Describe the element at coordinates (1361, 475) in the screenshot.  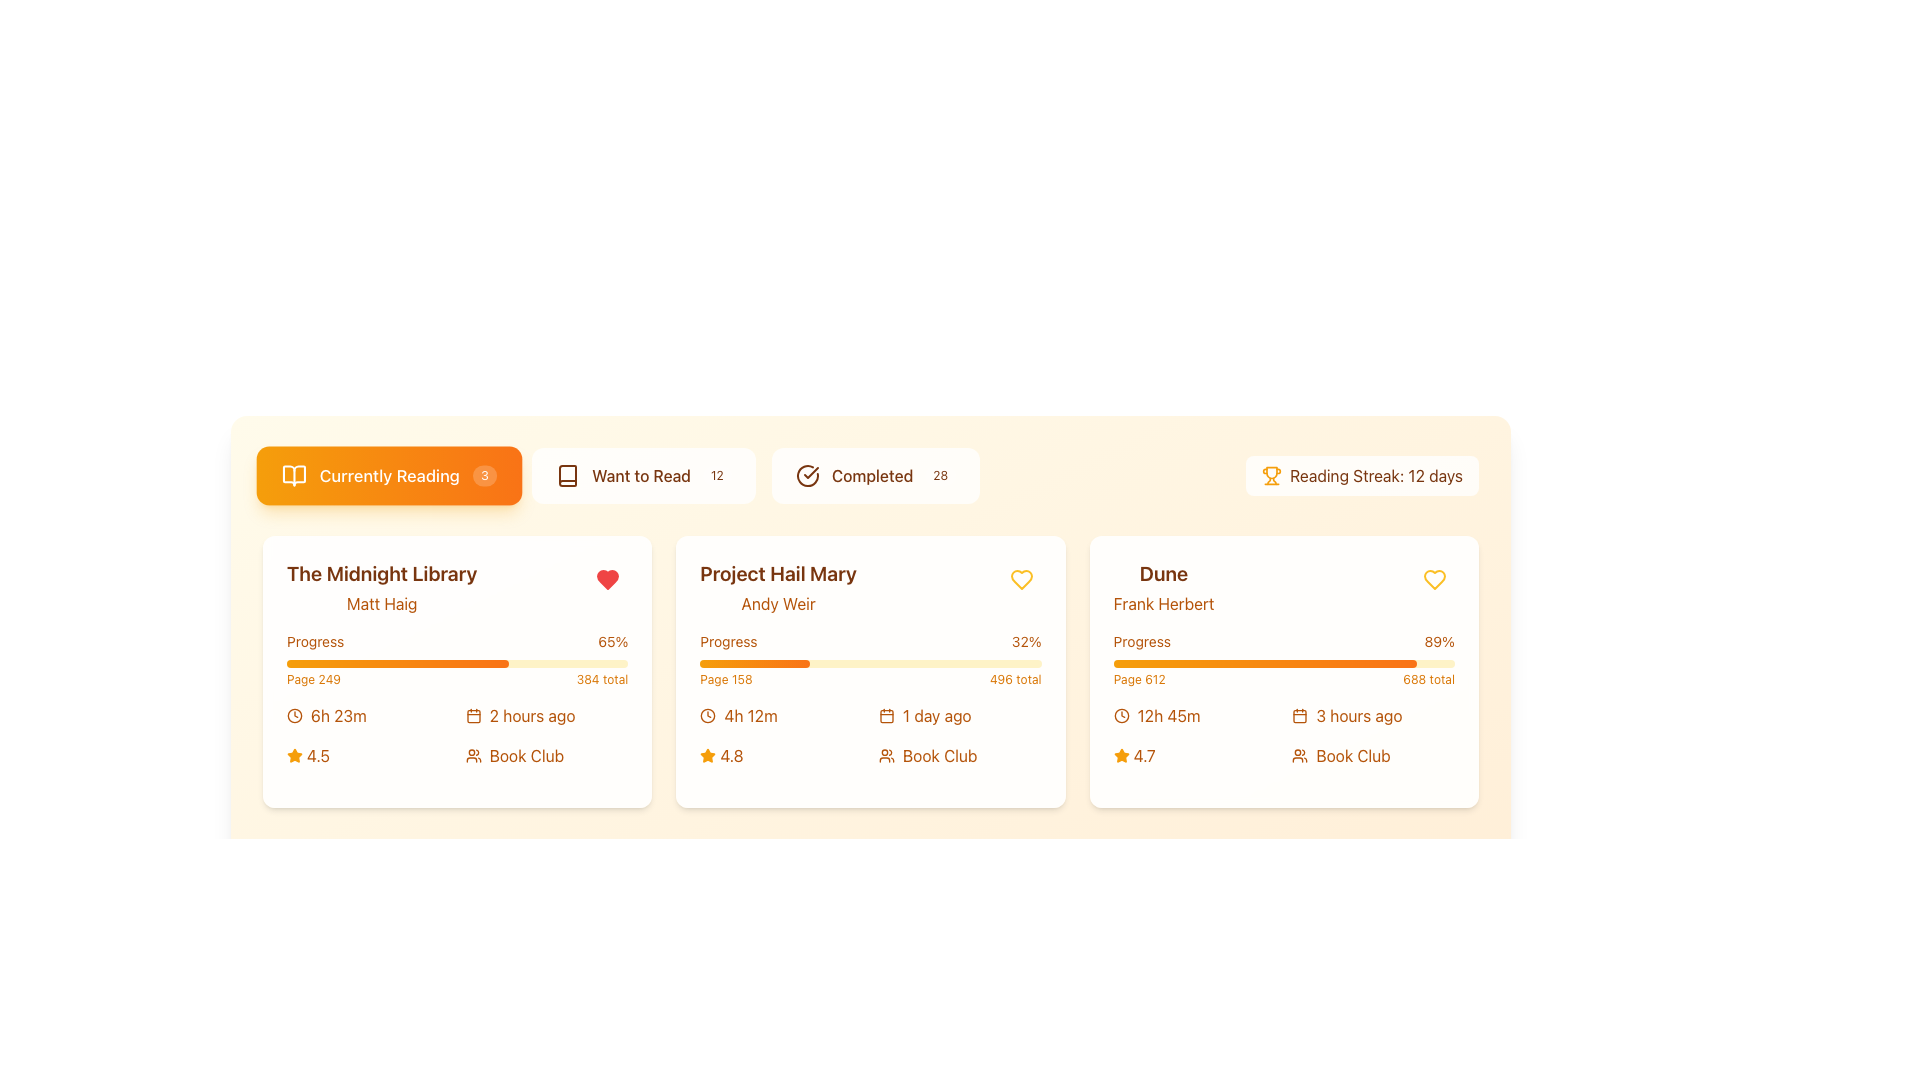
I see `the Information display component that shows the user's current reading streak for accessibility interaction` at that location.